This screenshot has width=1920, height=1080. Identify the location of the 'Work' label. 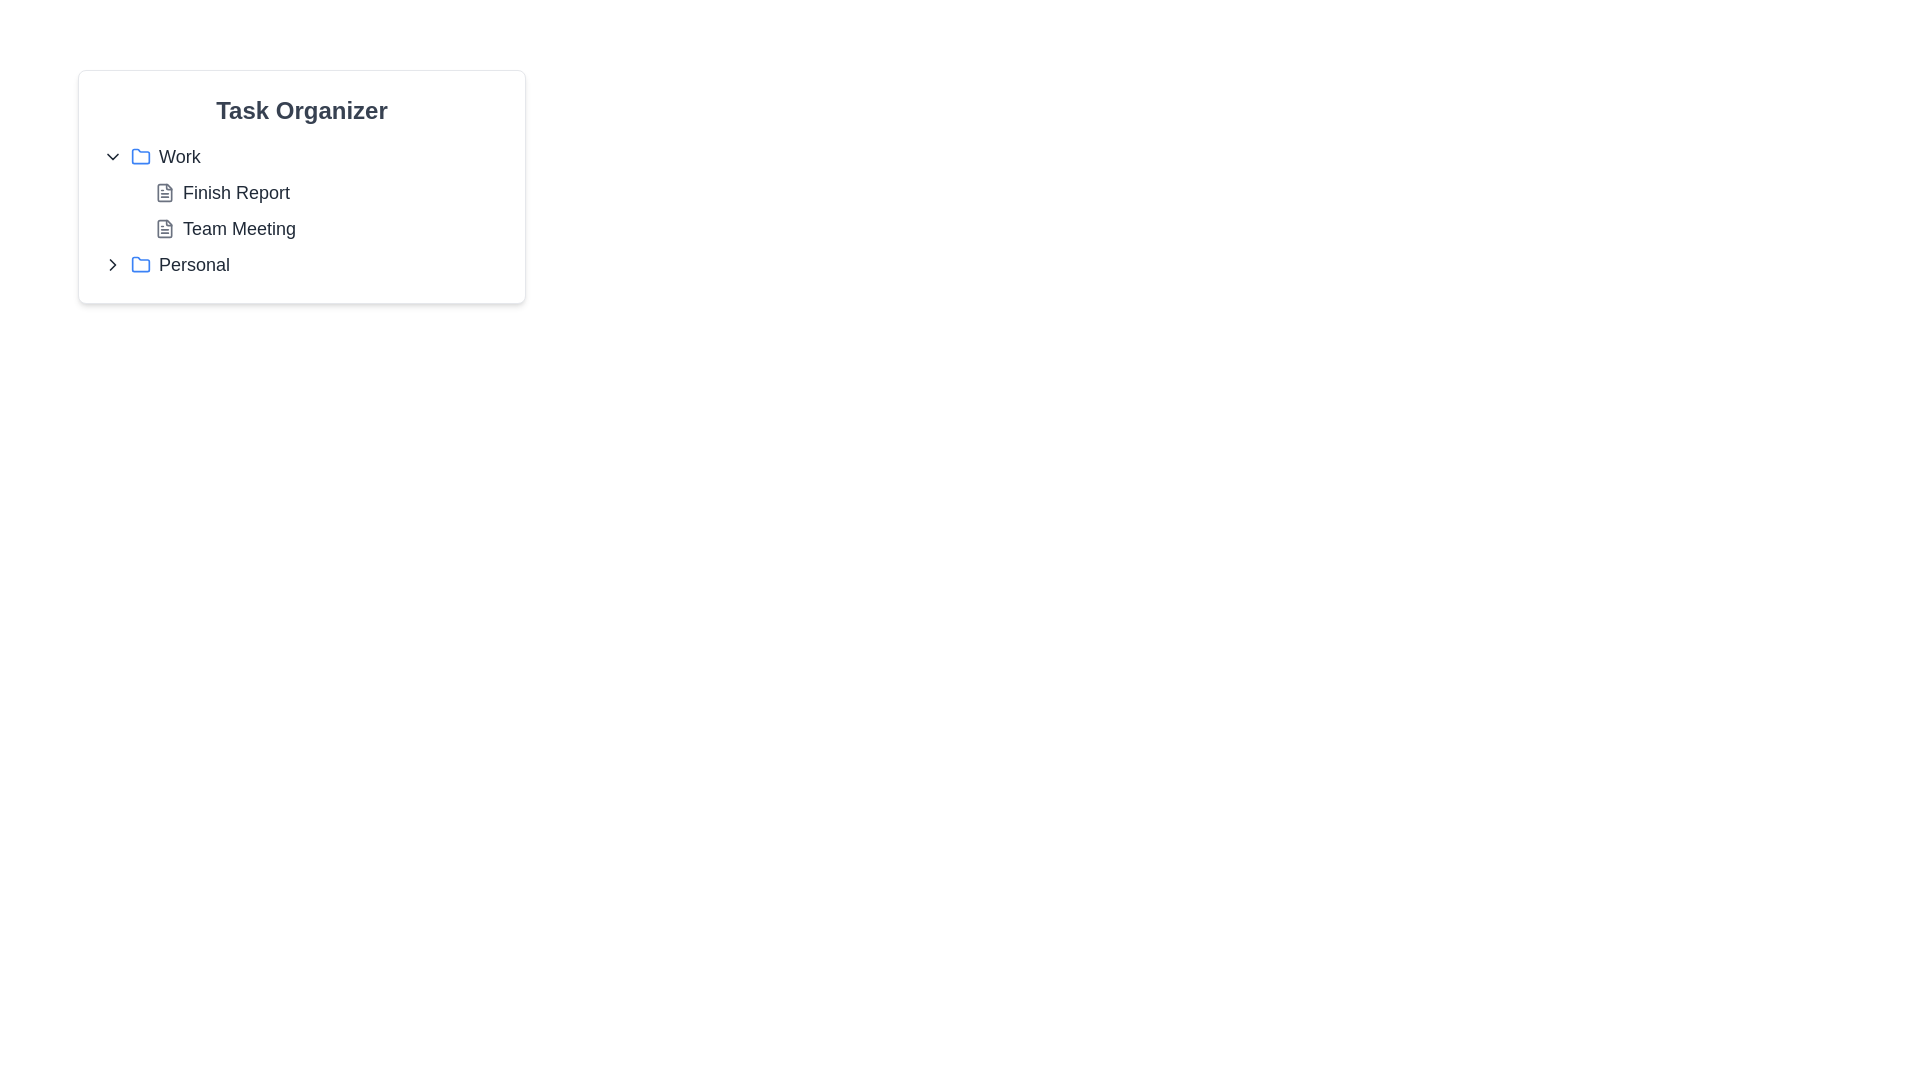
(179, 156).